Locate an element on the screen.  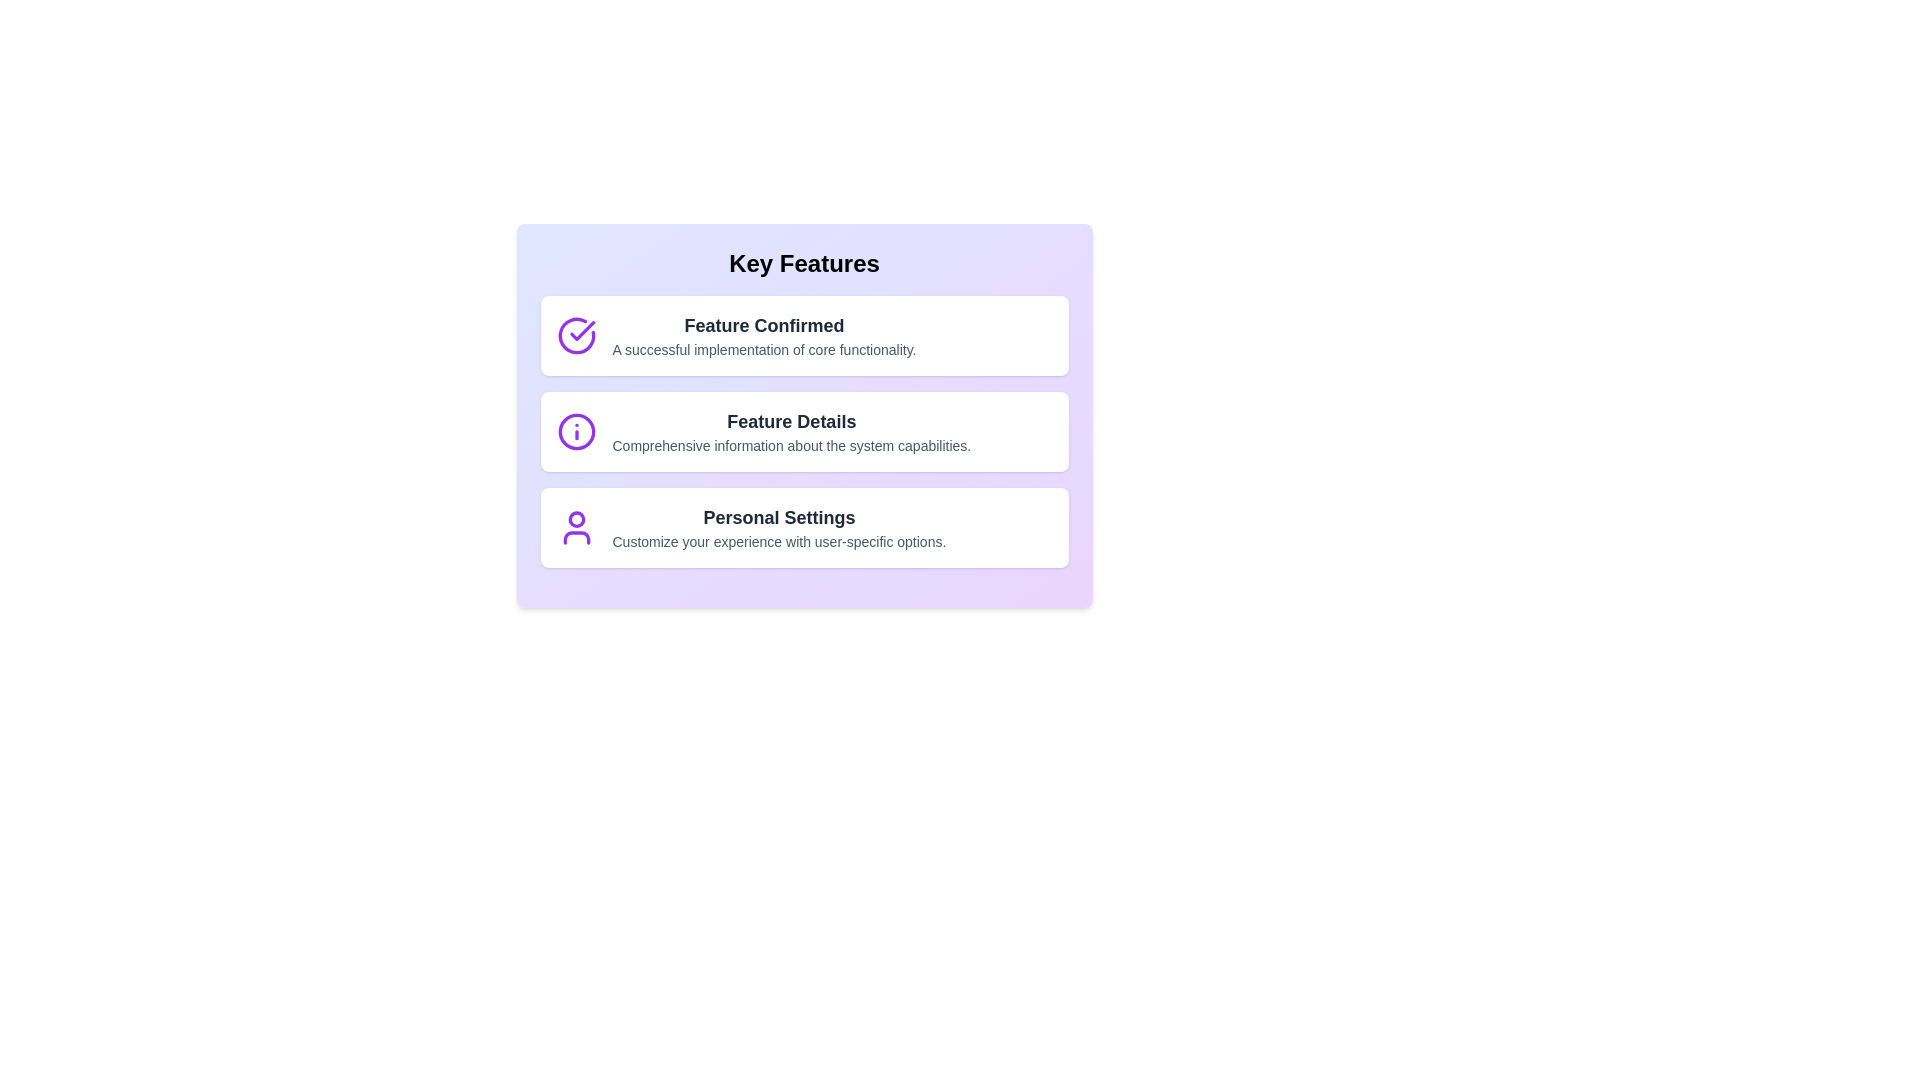
the feature item corresponding to Feature Details is located at coordinates (804, 431).